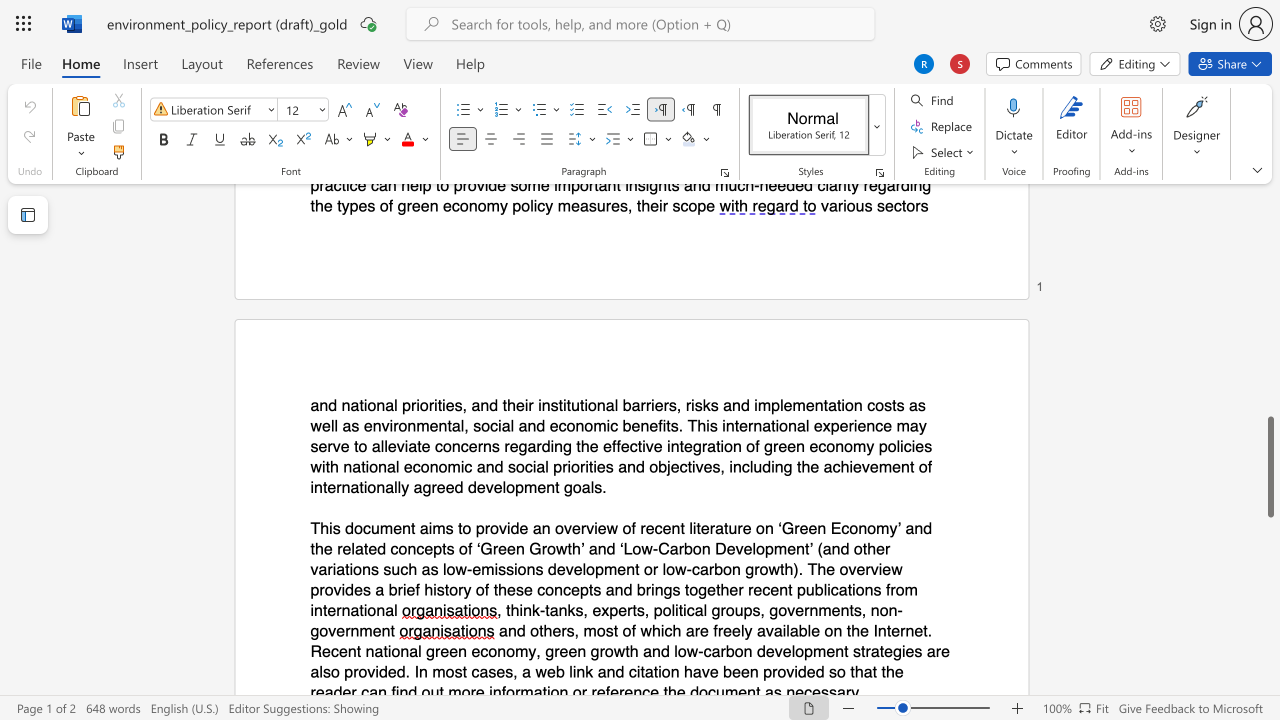 The image size is (1280, 720). Describe the element at coordinates (1269, 328) in the screenshot. I see `the page's right scrollbar for upward movement` at that location.